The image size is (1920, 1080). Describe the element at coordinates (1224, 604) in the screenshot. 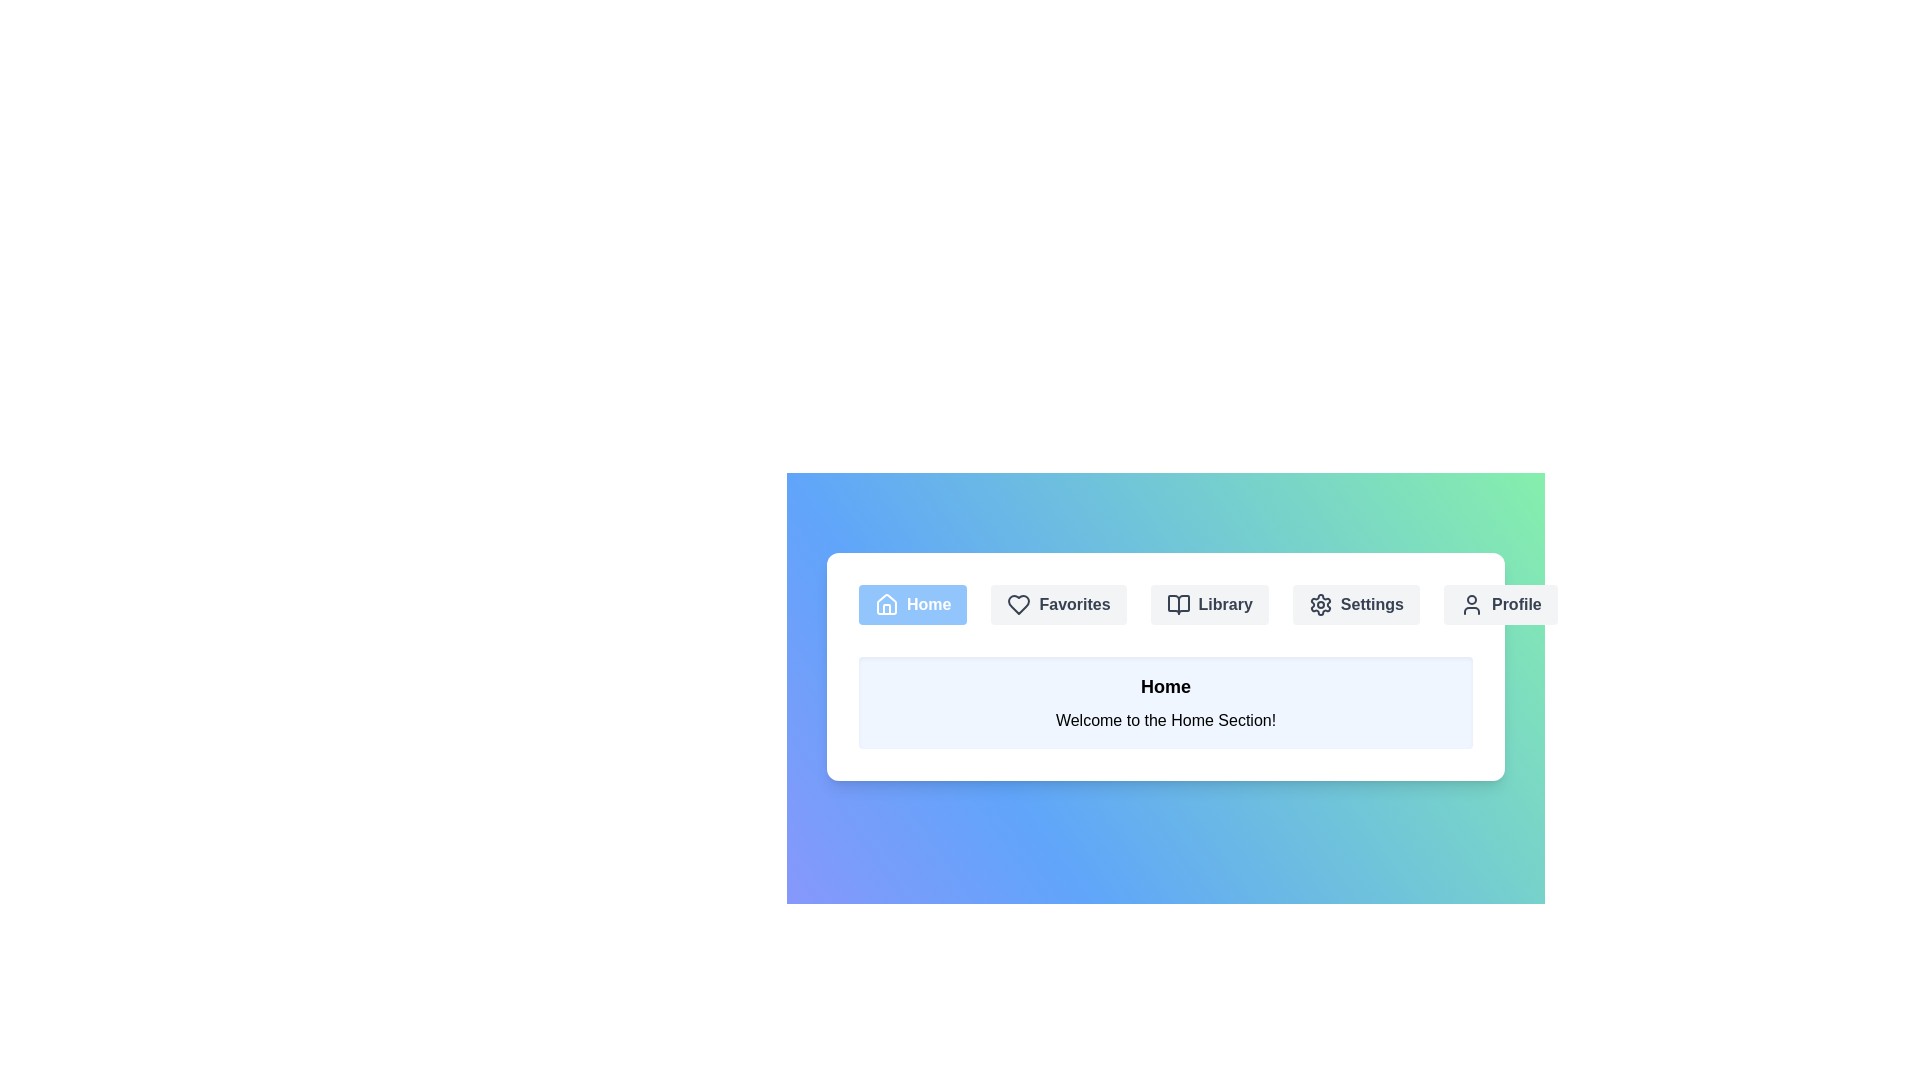

I see `the 'Library' text label which is styled in a dark font and is part of the menu option next to a book icon` at that location.